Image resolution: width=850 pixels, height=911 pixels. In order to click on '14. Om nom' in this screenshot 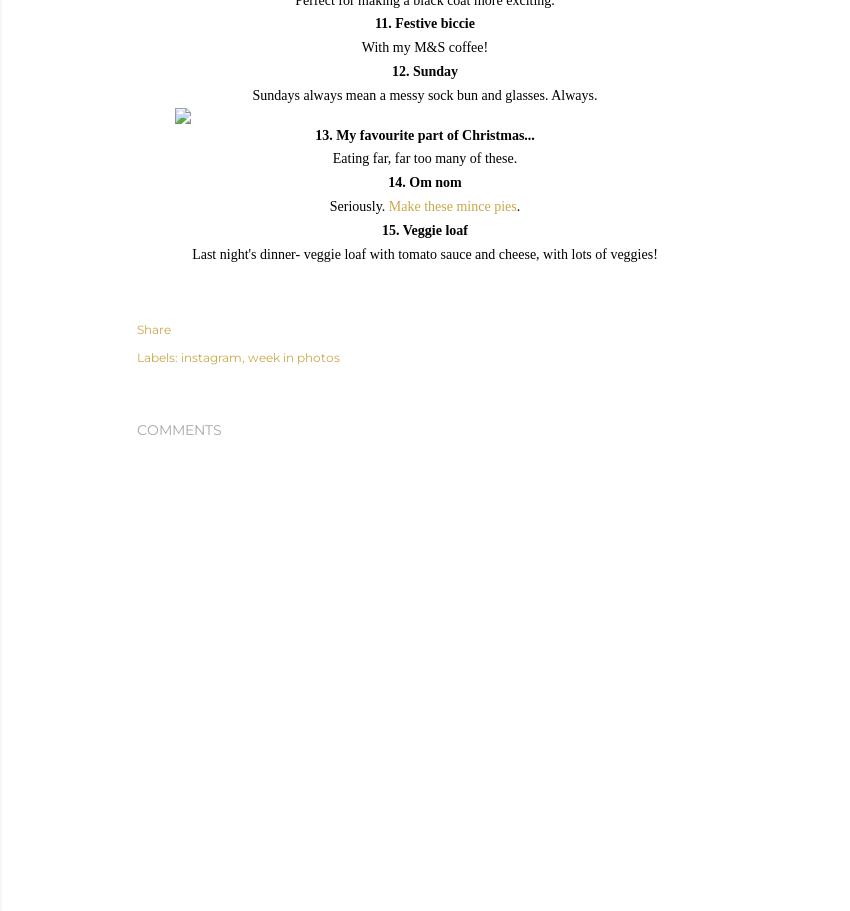, I will do `click(424, 181)`.